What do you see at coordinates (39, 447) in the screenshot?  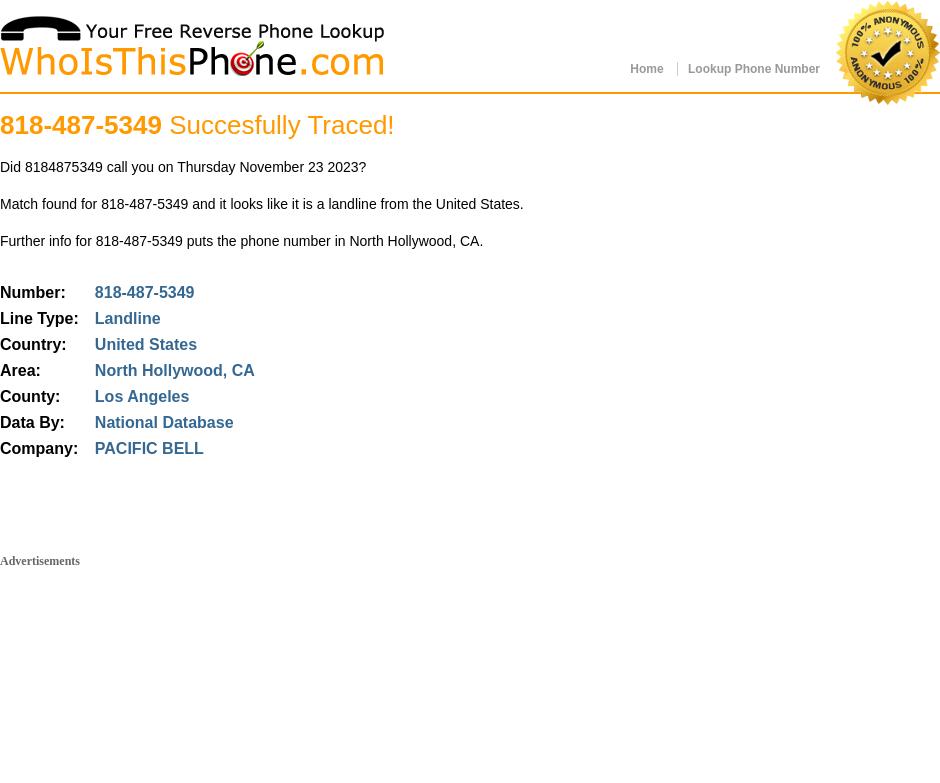 I see `'Company:'` at bounding box center [39, 447].